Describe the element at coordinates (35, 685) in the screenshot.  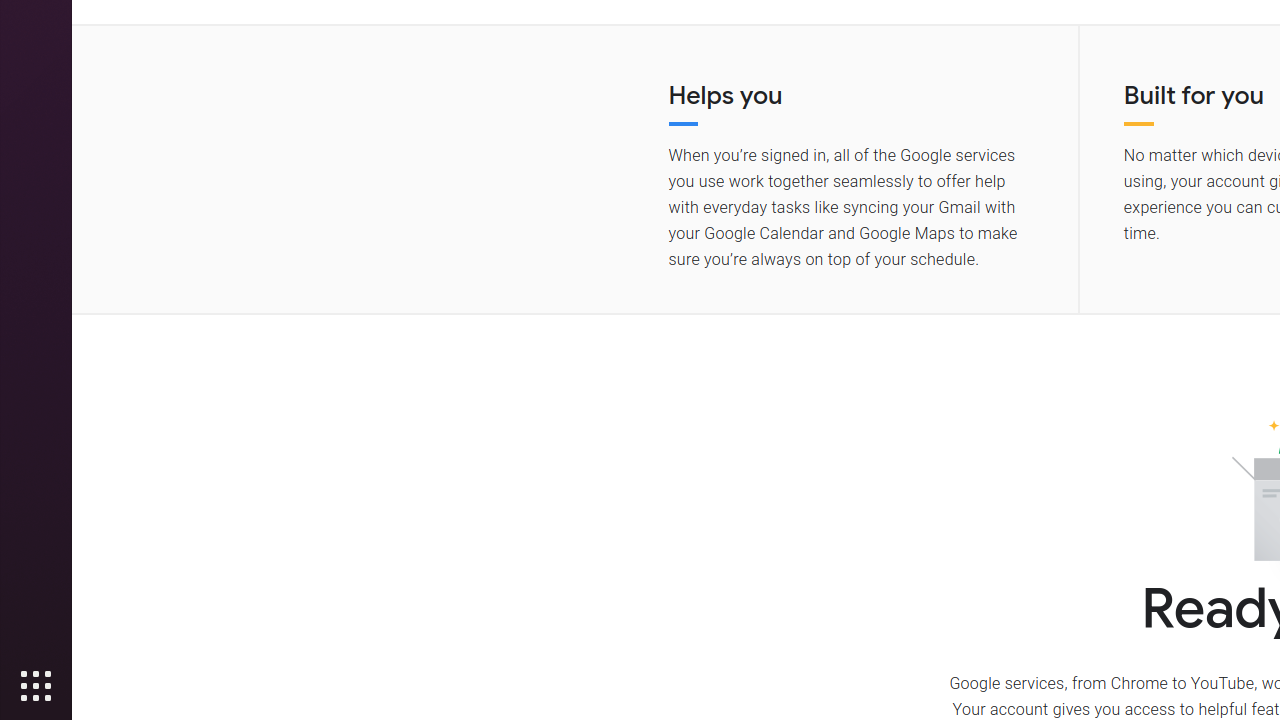
I see `'Show Applications'` at that location.